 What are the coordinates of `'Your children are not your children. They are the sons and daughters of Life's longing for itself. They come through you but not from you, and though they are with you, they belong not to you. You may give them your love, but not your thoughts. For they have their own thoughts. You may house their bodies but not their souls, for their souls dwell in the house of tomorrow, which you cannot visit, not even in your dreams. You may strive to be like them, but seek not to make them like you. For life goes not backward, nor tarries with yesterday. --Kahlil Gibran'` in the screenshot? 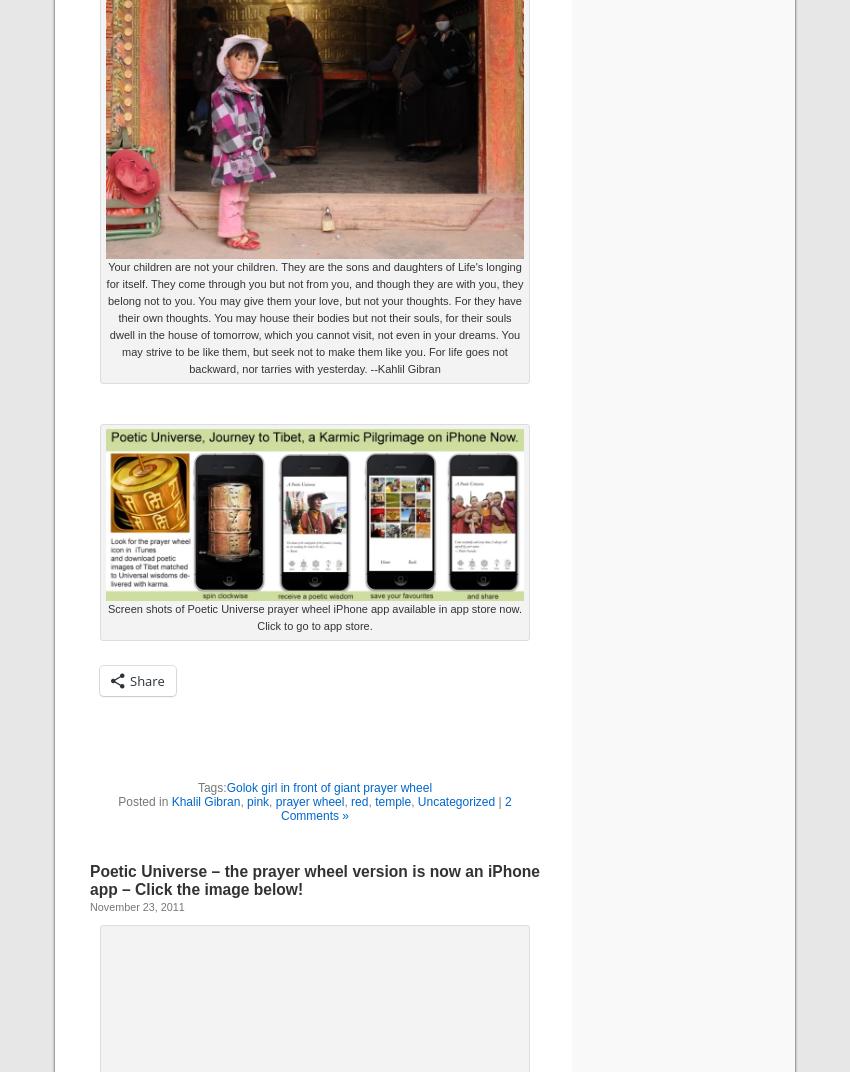 It's located at (314, 315).